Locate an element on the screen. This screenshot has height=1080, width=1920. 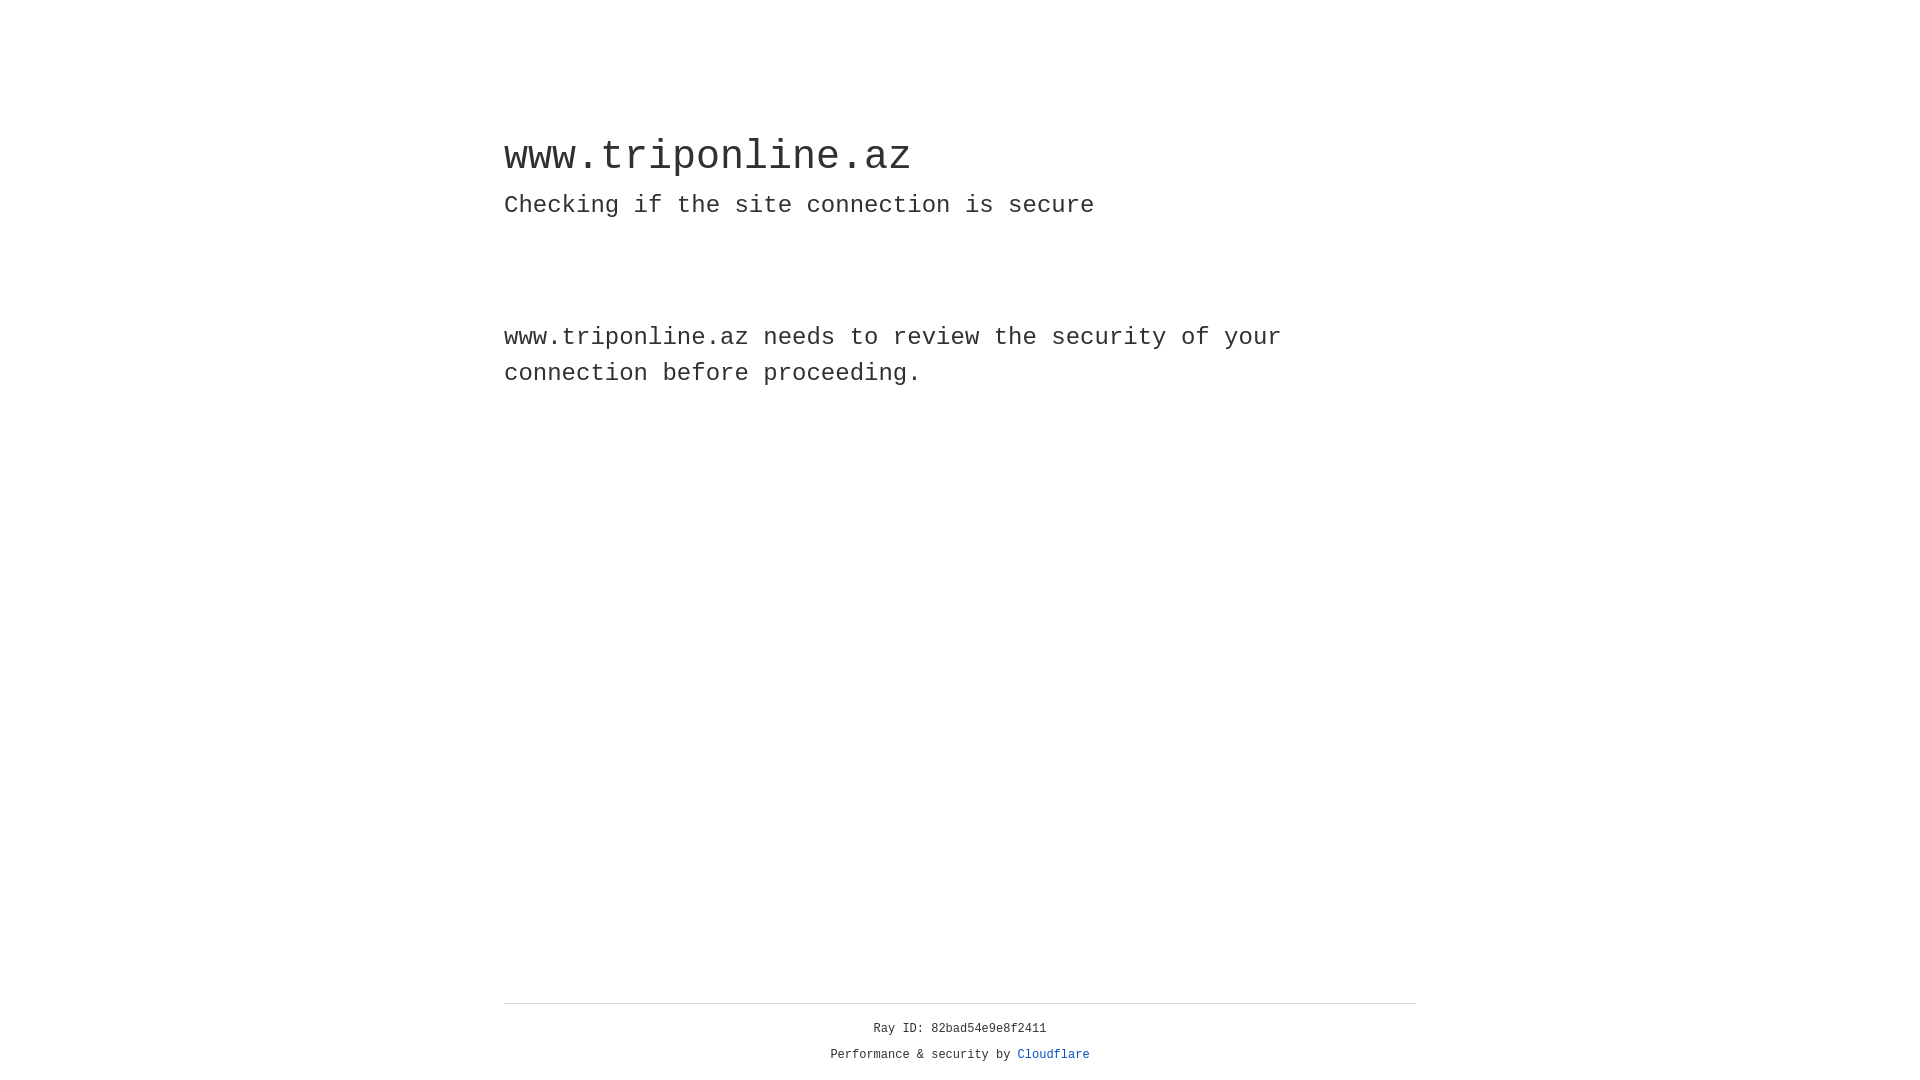
'Cloudflare' is located at coordinates (1017, 1054).